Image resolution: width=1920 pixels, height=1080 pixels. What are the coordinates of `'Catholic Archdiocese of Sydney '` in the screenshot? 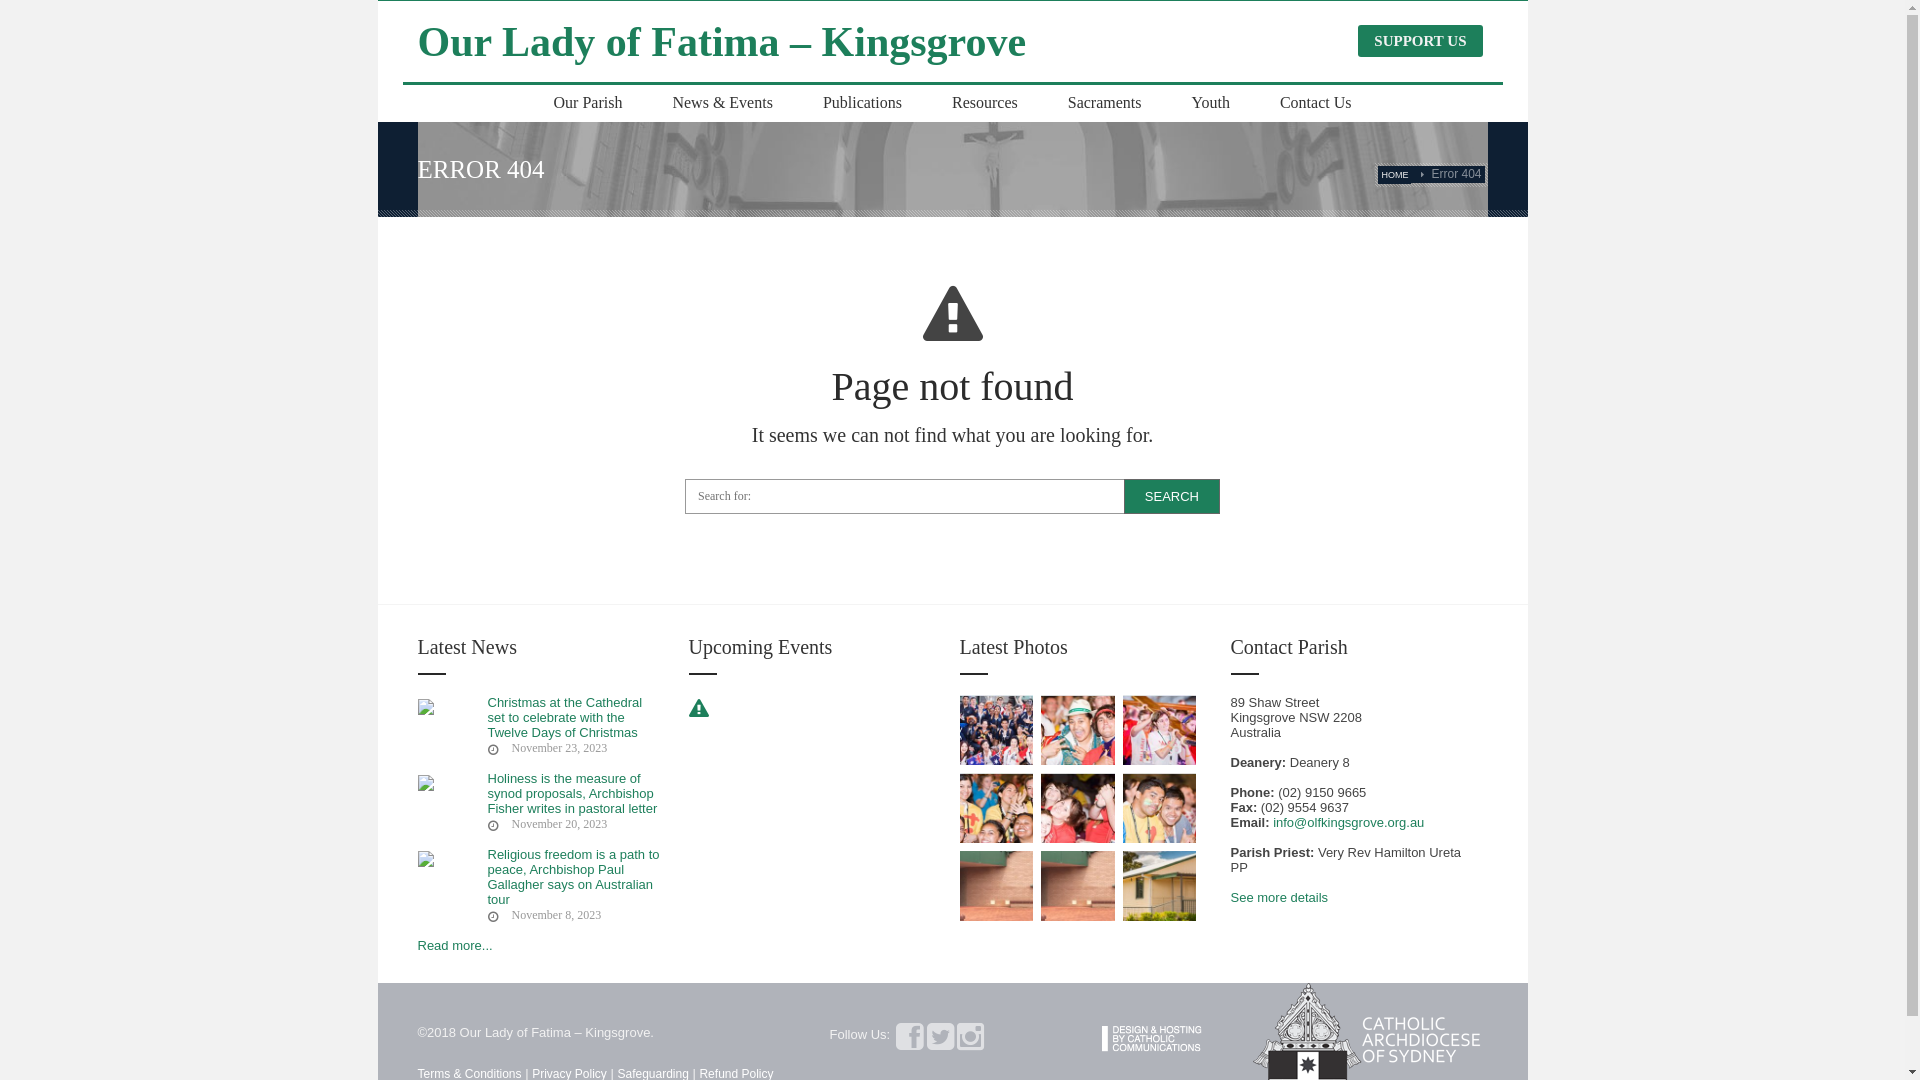 It's located at (1368, 1035).